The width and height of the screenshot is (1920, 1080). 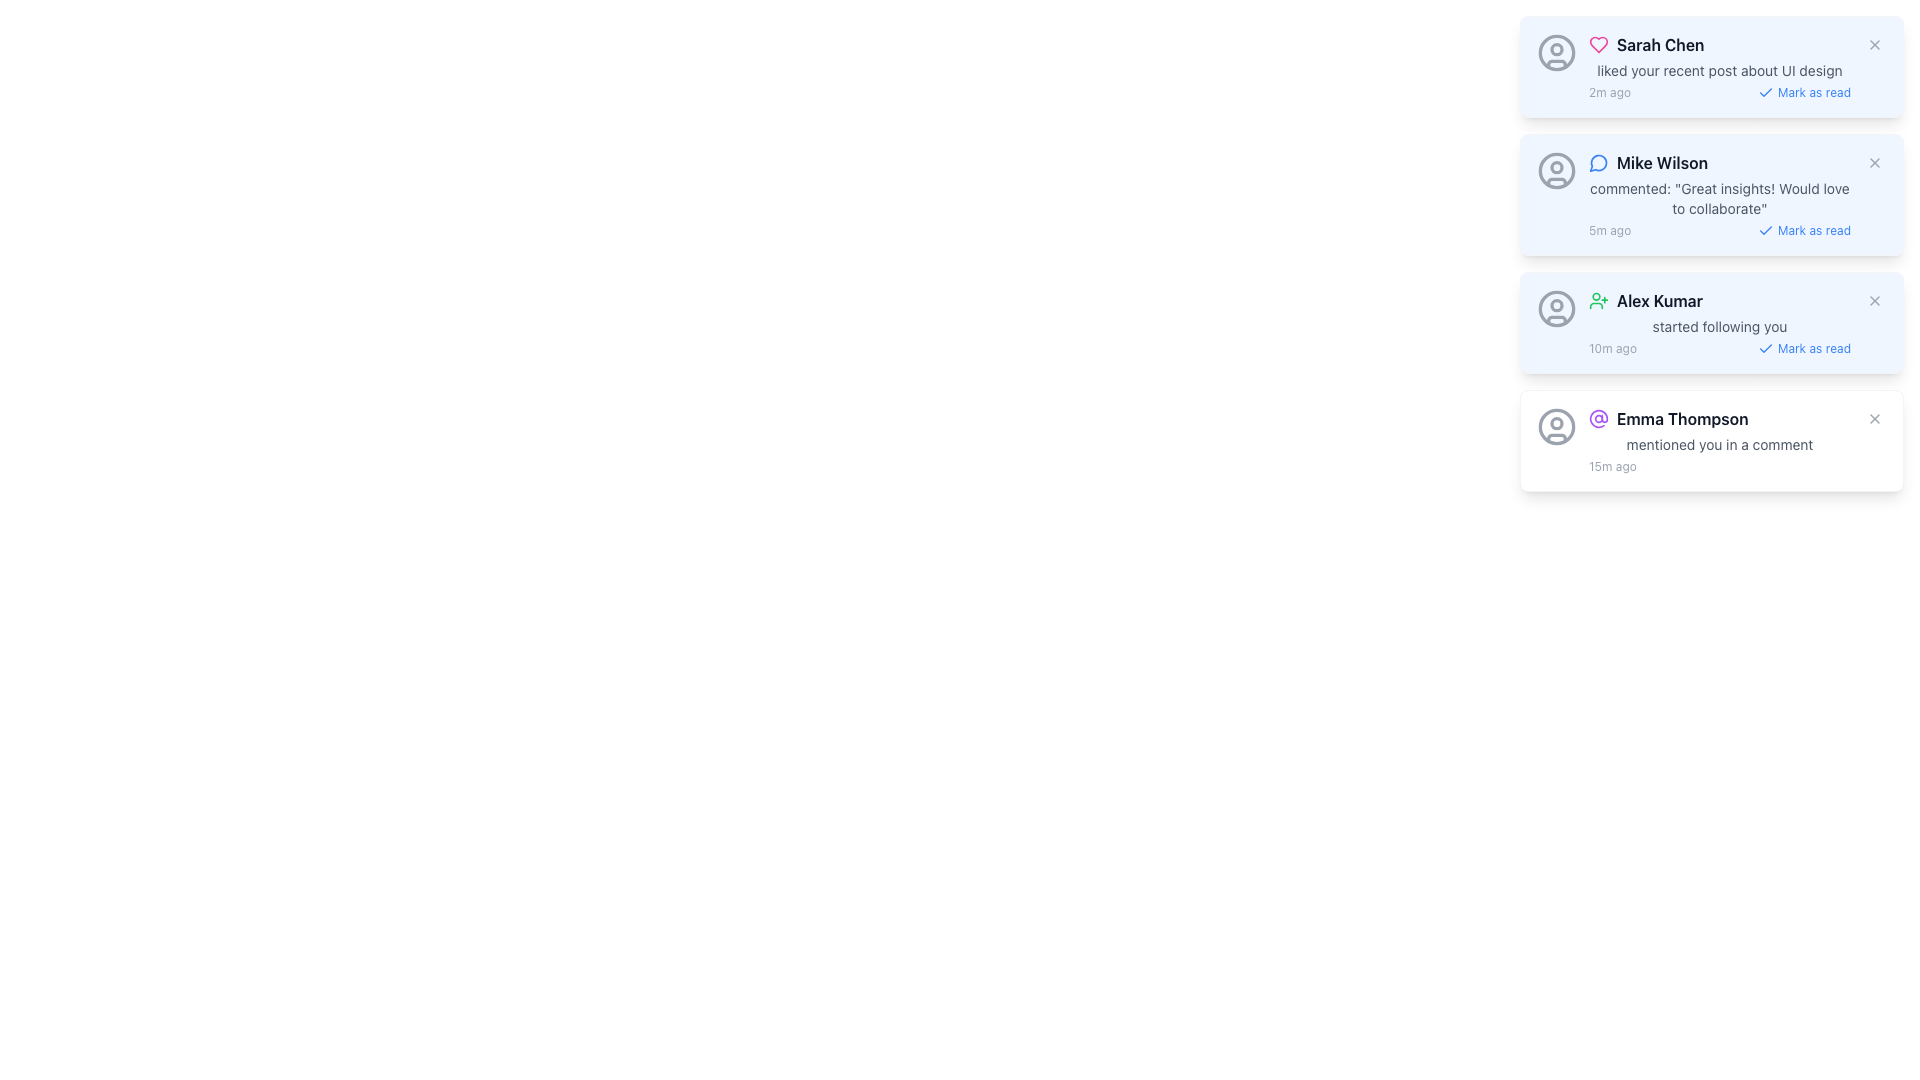 What do you see at coordinates (1555, 308) in the screenshot?
I see `the circular part of the profile icon representing user Alex Kumar in the third notification entry titled 'Alex Kumar started following you'` at bounding box center [1555, 308].